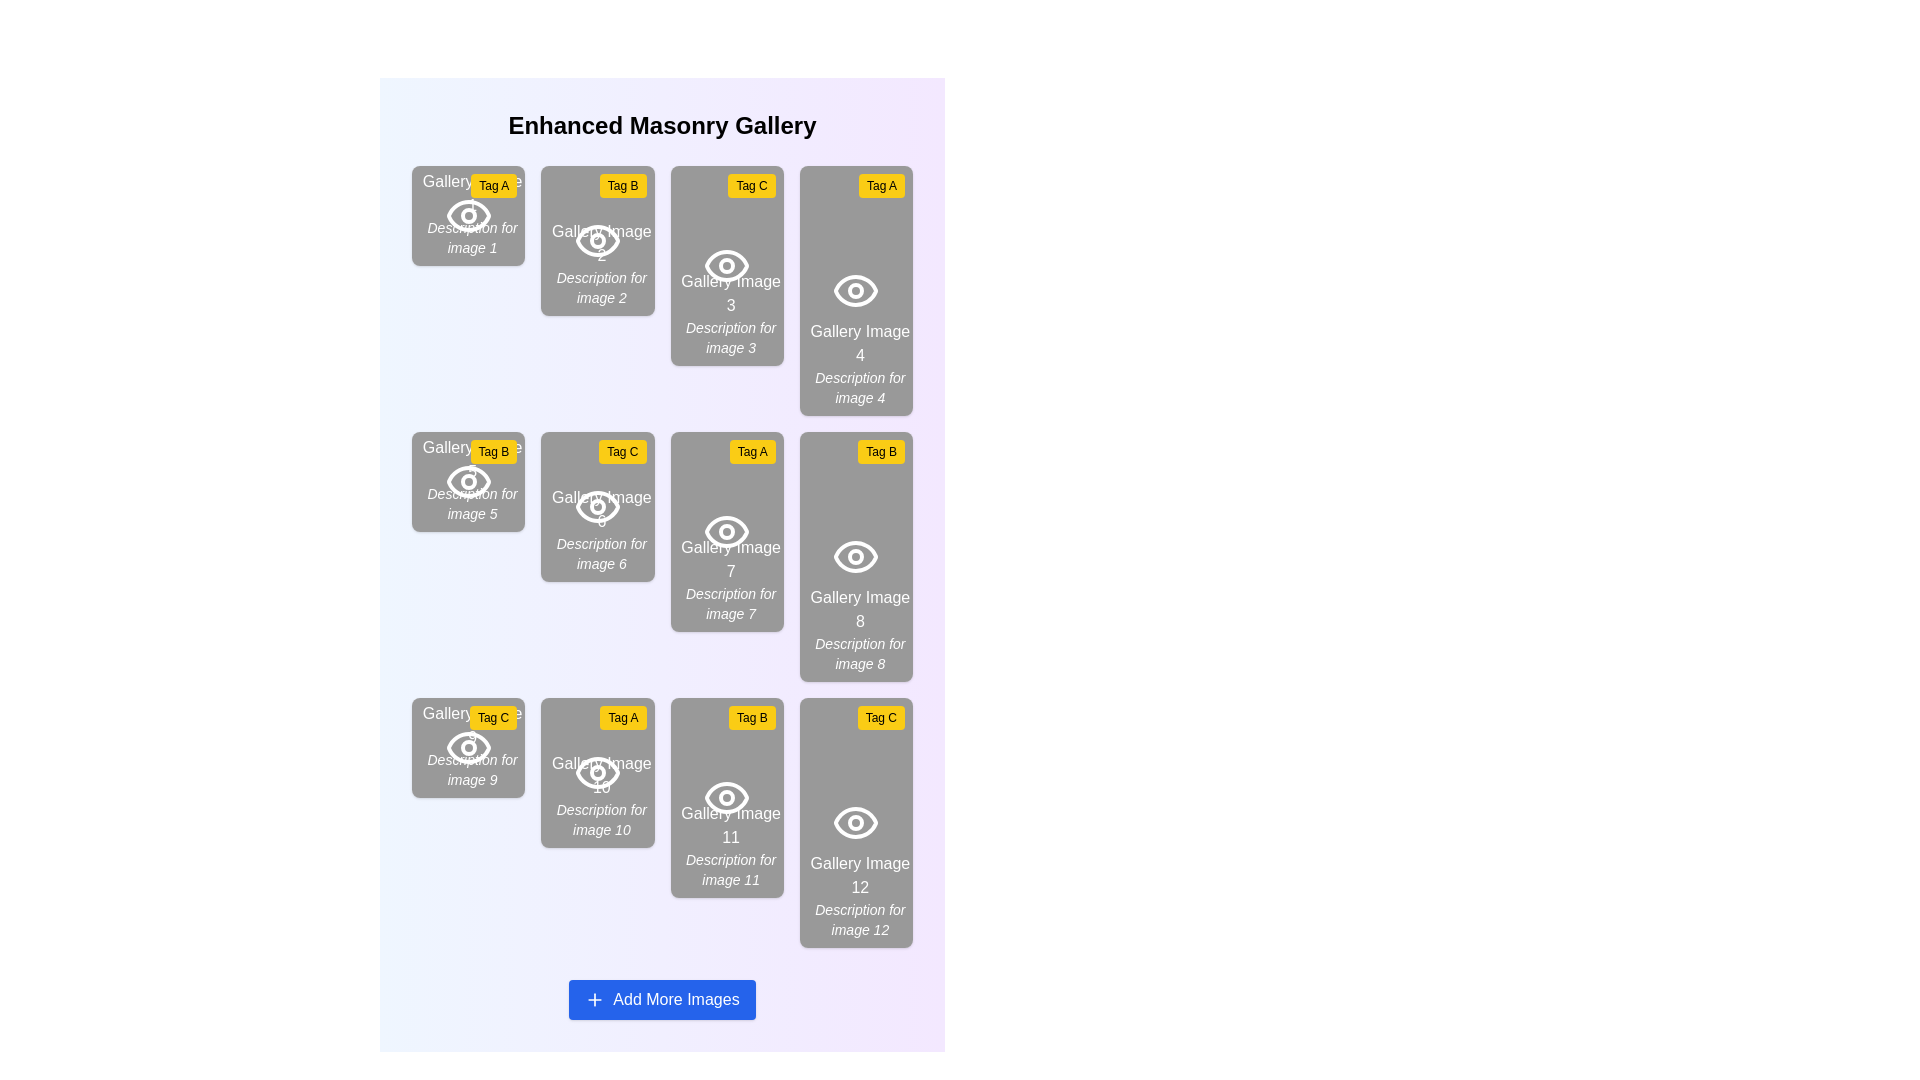 Image resolution: width=1920 pixels, height=1080 pixels. I want to click on text content of the descriptive label located immediately below 'Gallery Image 12' in the bottom-right region of the gallery layout, so click(860, 920).